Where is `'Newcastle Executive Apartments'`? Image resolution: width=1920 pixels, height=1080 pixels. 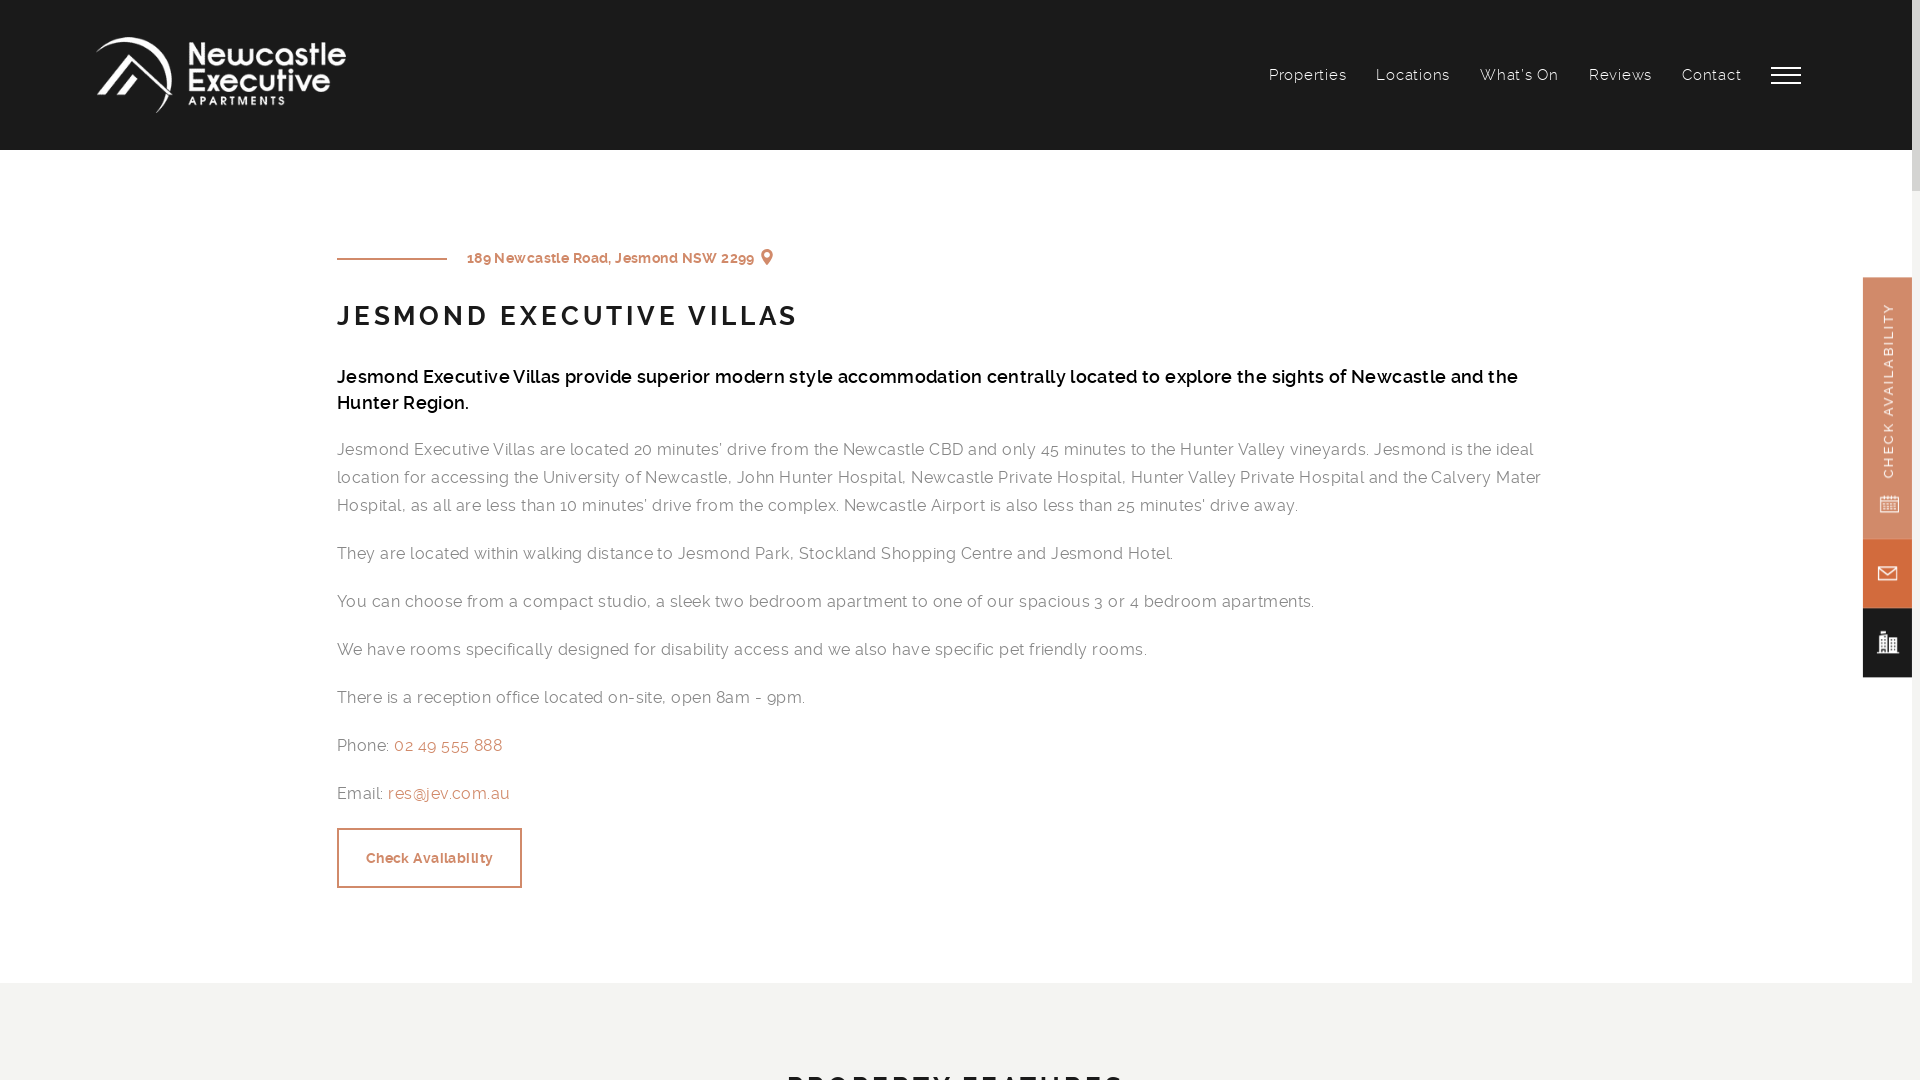 'Newcastle Executive Apartments' is located at coordinates (220, 74).